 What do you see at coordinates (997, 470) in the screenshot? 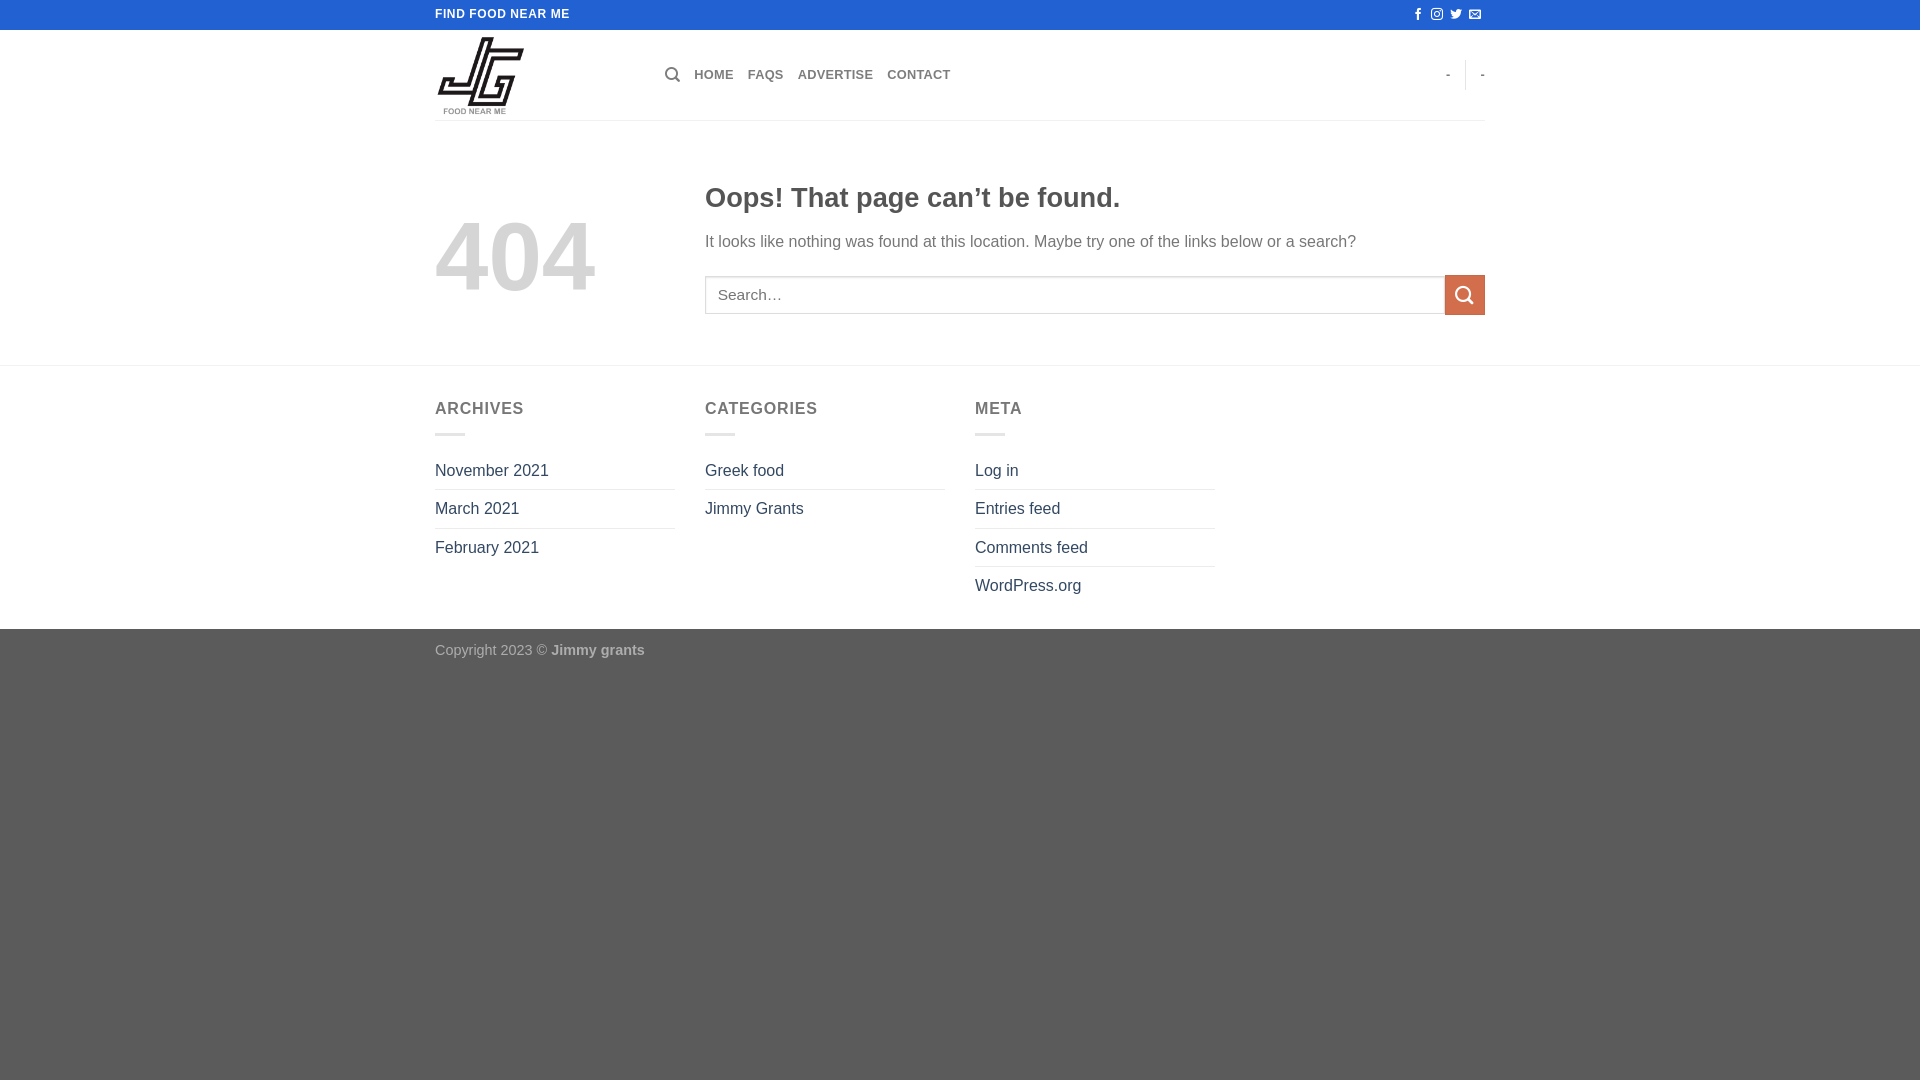
I see `'Log in'` at bounding box center [997, 470].